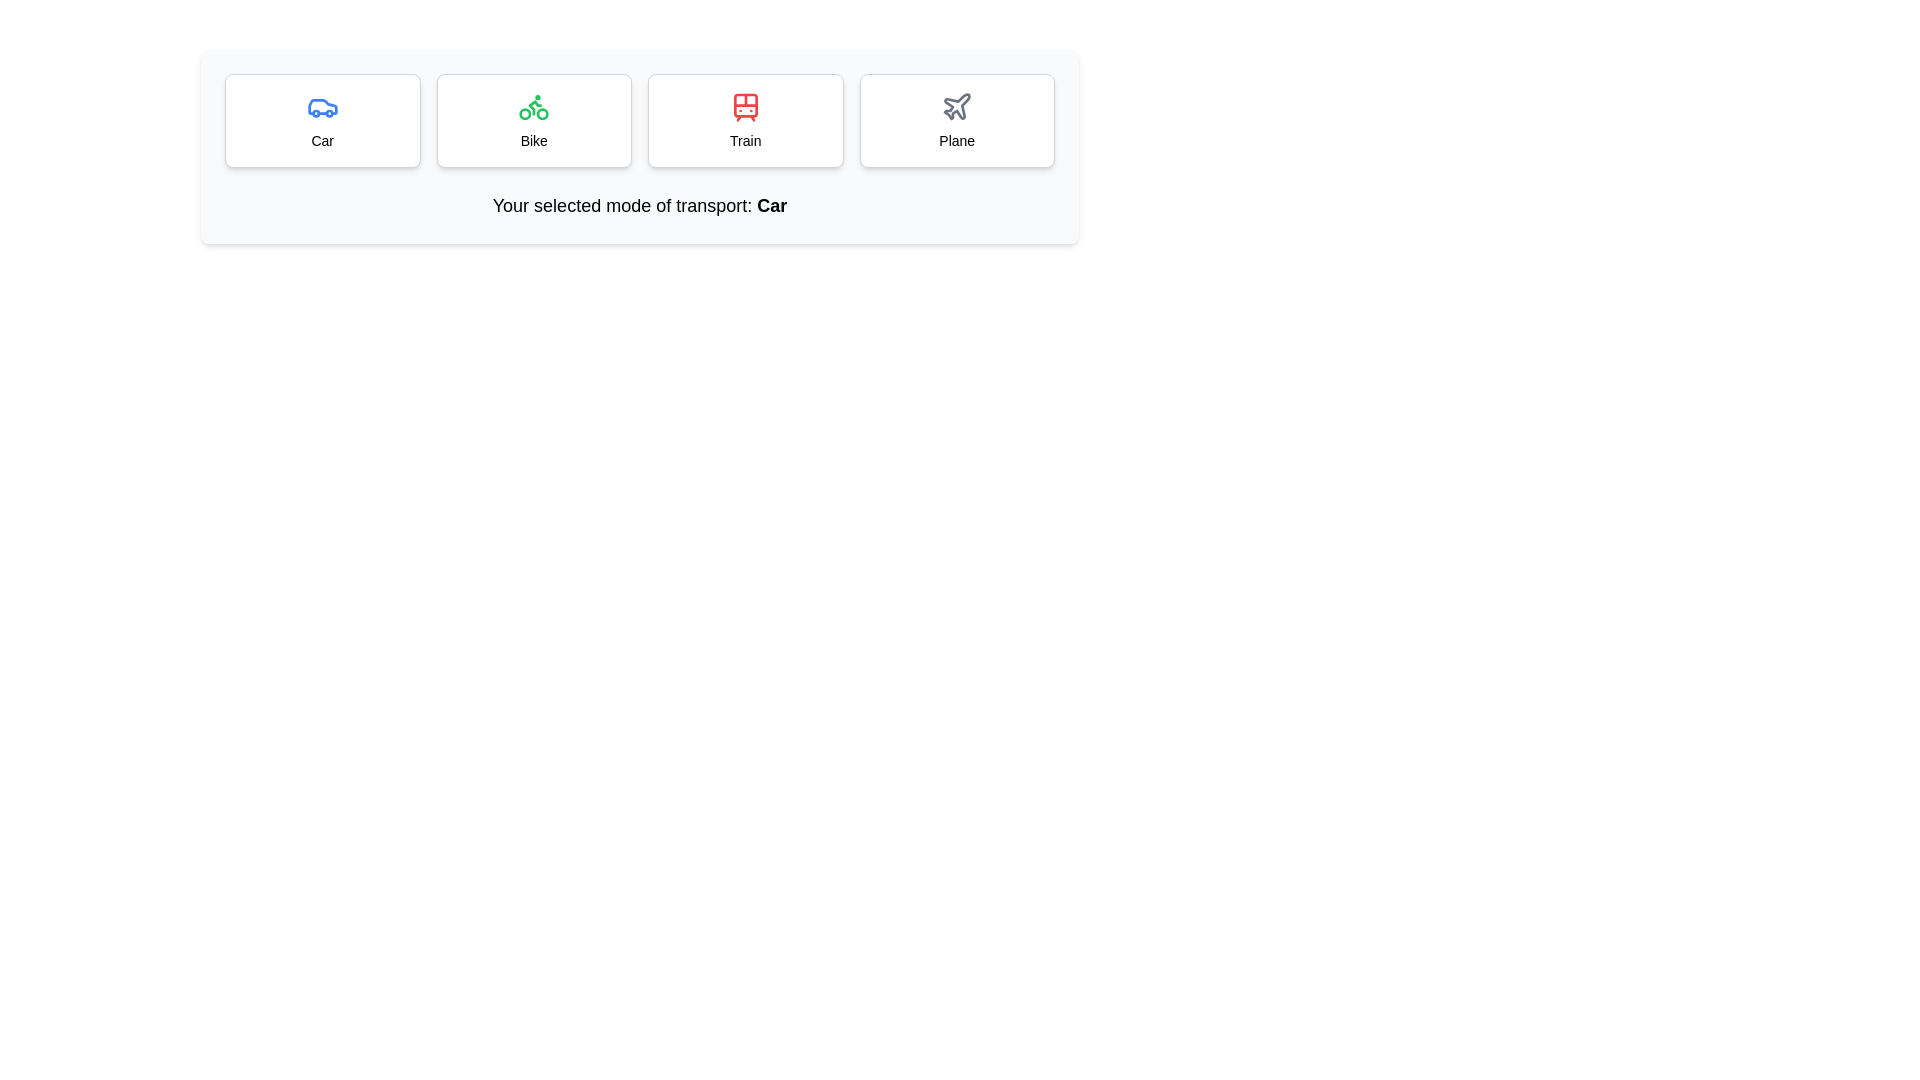 The width and height of the screenshot is (1920, 1080). Describe the element at coordinates (956, 120) in the screenshot. I see `the 'Plane' button located in the fourth column of a grid, aligned with 'Car', 'Bike', and 'Train' in the top row` at that location.